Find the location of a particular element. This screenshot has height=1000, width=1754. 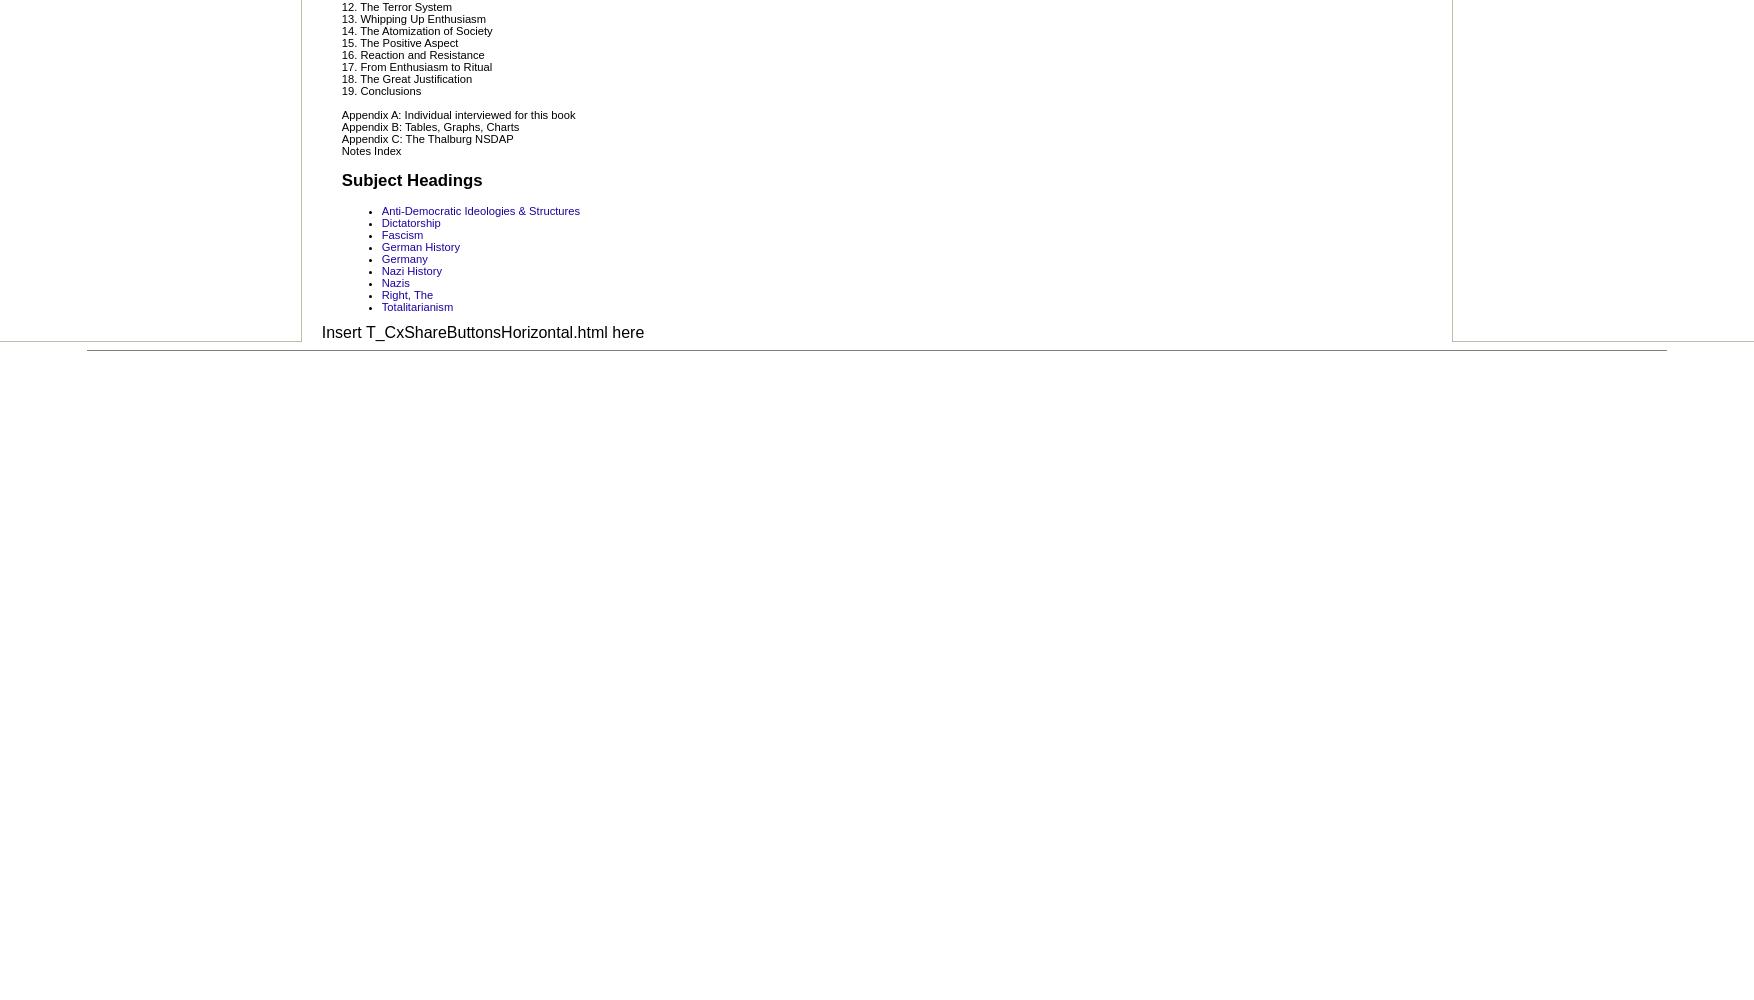

'Nazi History' is located at coordinates (411, 270).